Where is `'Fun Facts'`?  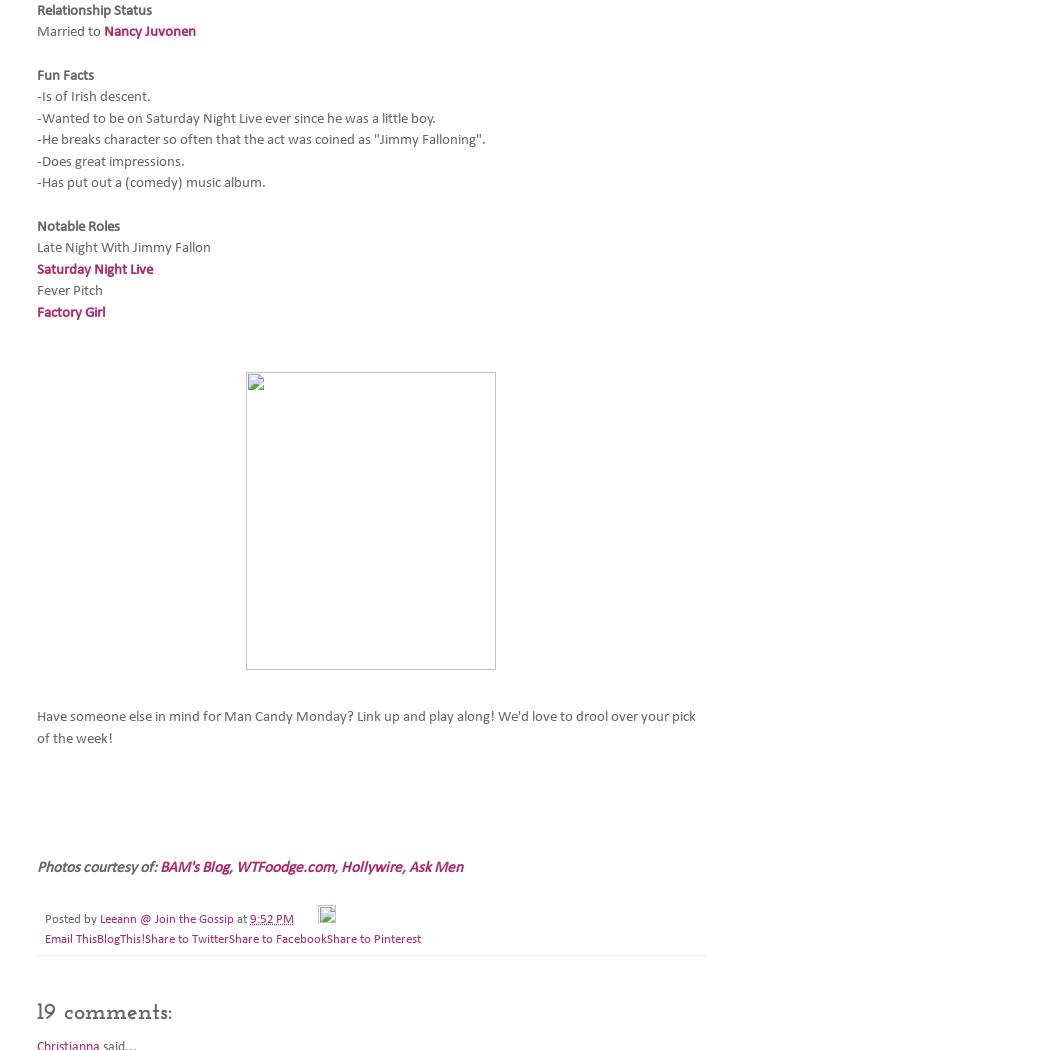 'Fun Facts' is located at coordinates (65, 73).